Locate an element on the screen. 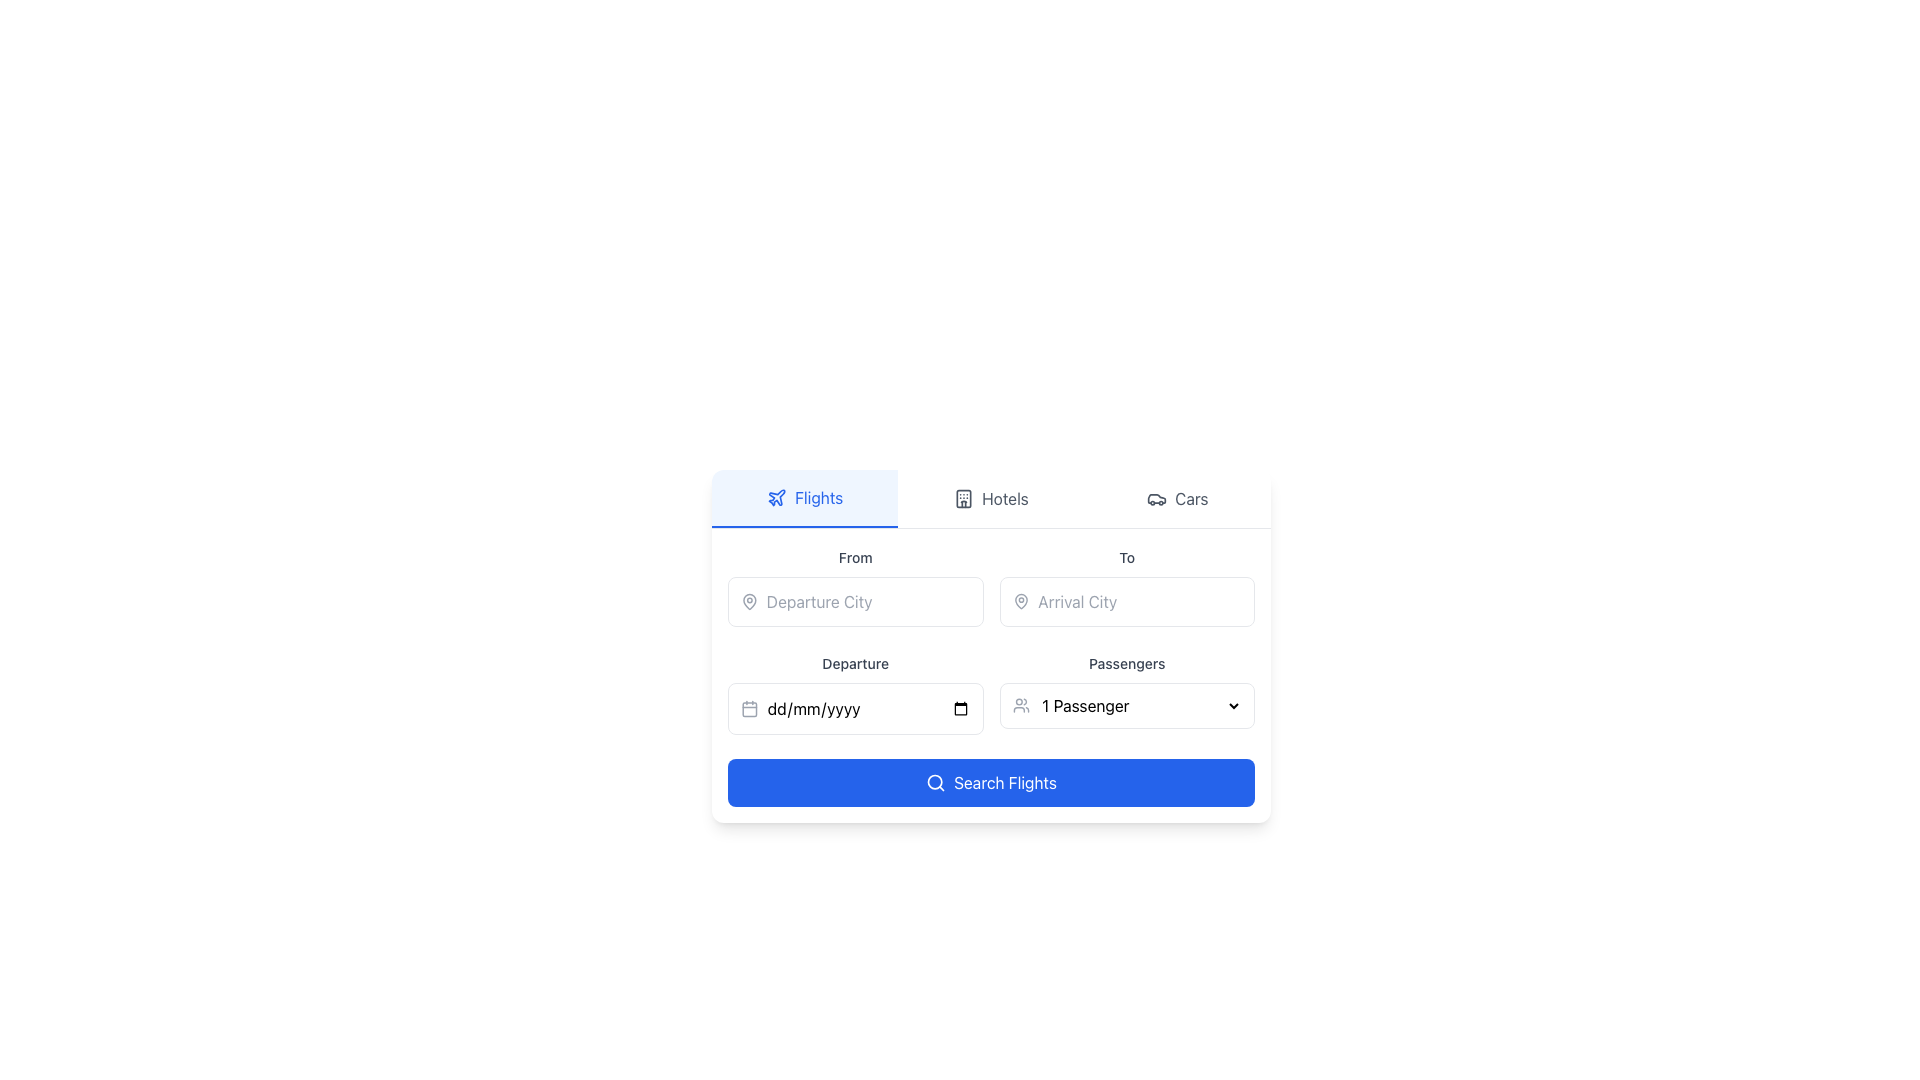  a departure date from the date picker in the flight search interface, located centrally below the 'From' and 'To' input fields is located at coordinates (991, 692).